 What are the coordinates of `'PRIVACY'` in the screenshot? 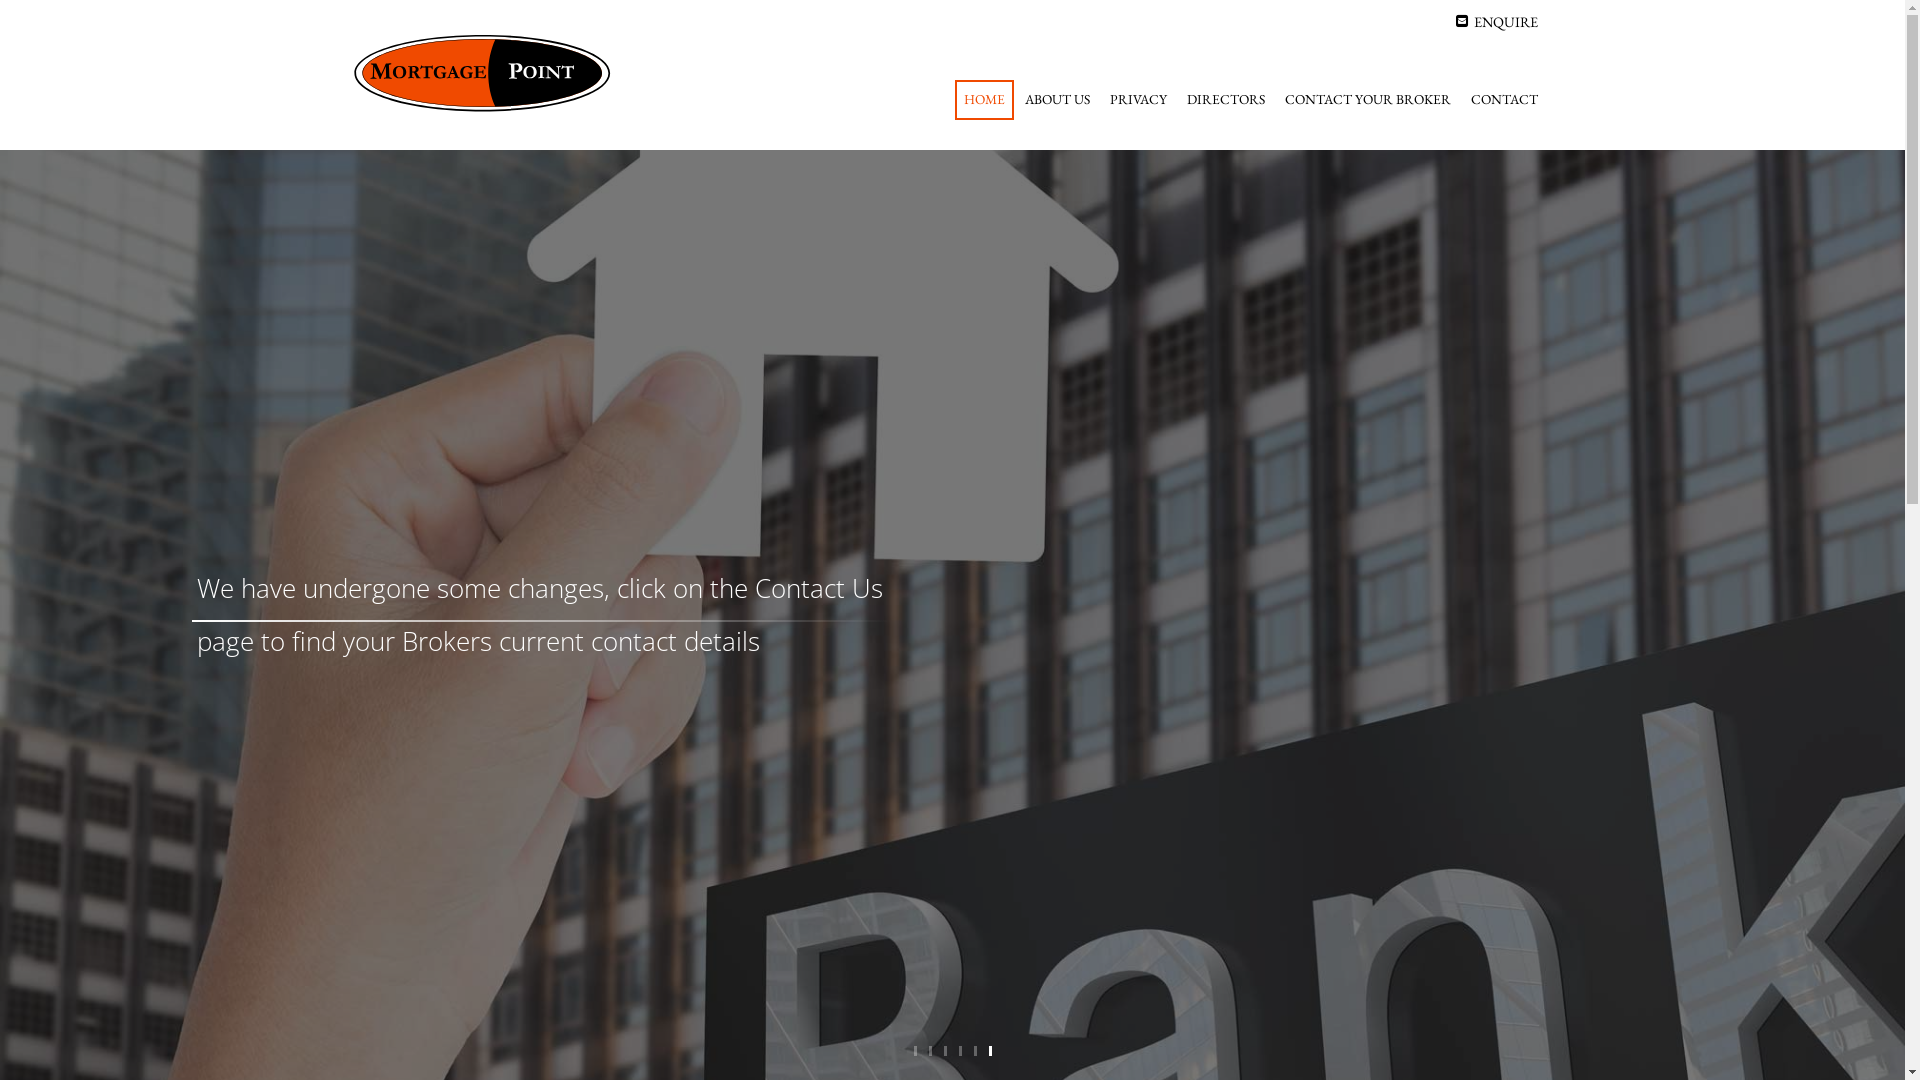 It's located at (1137, 100).